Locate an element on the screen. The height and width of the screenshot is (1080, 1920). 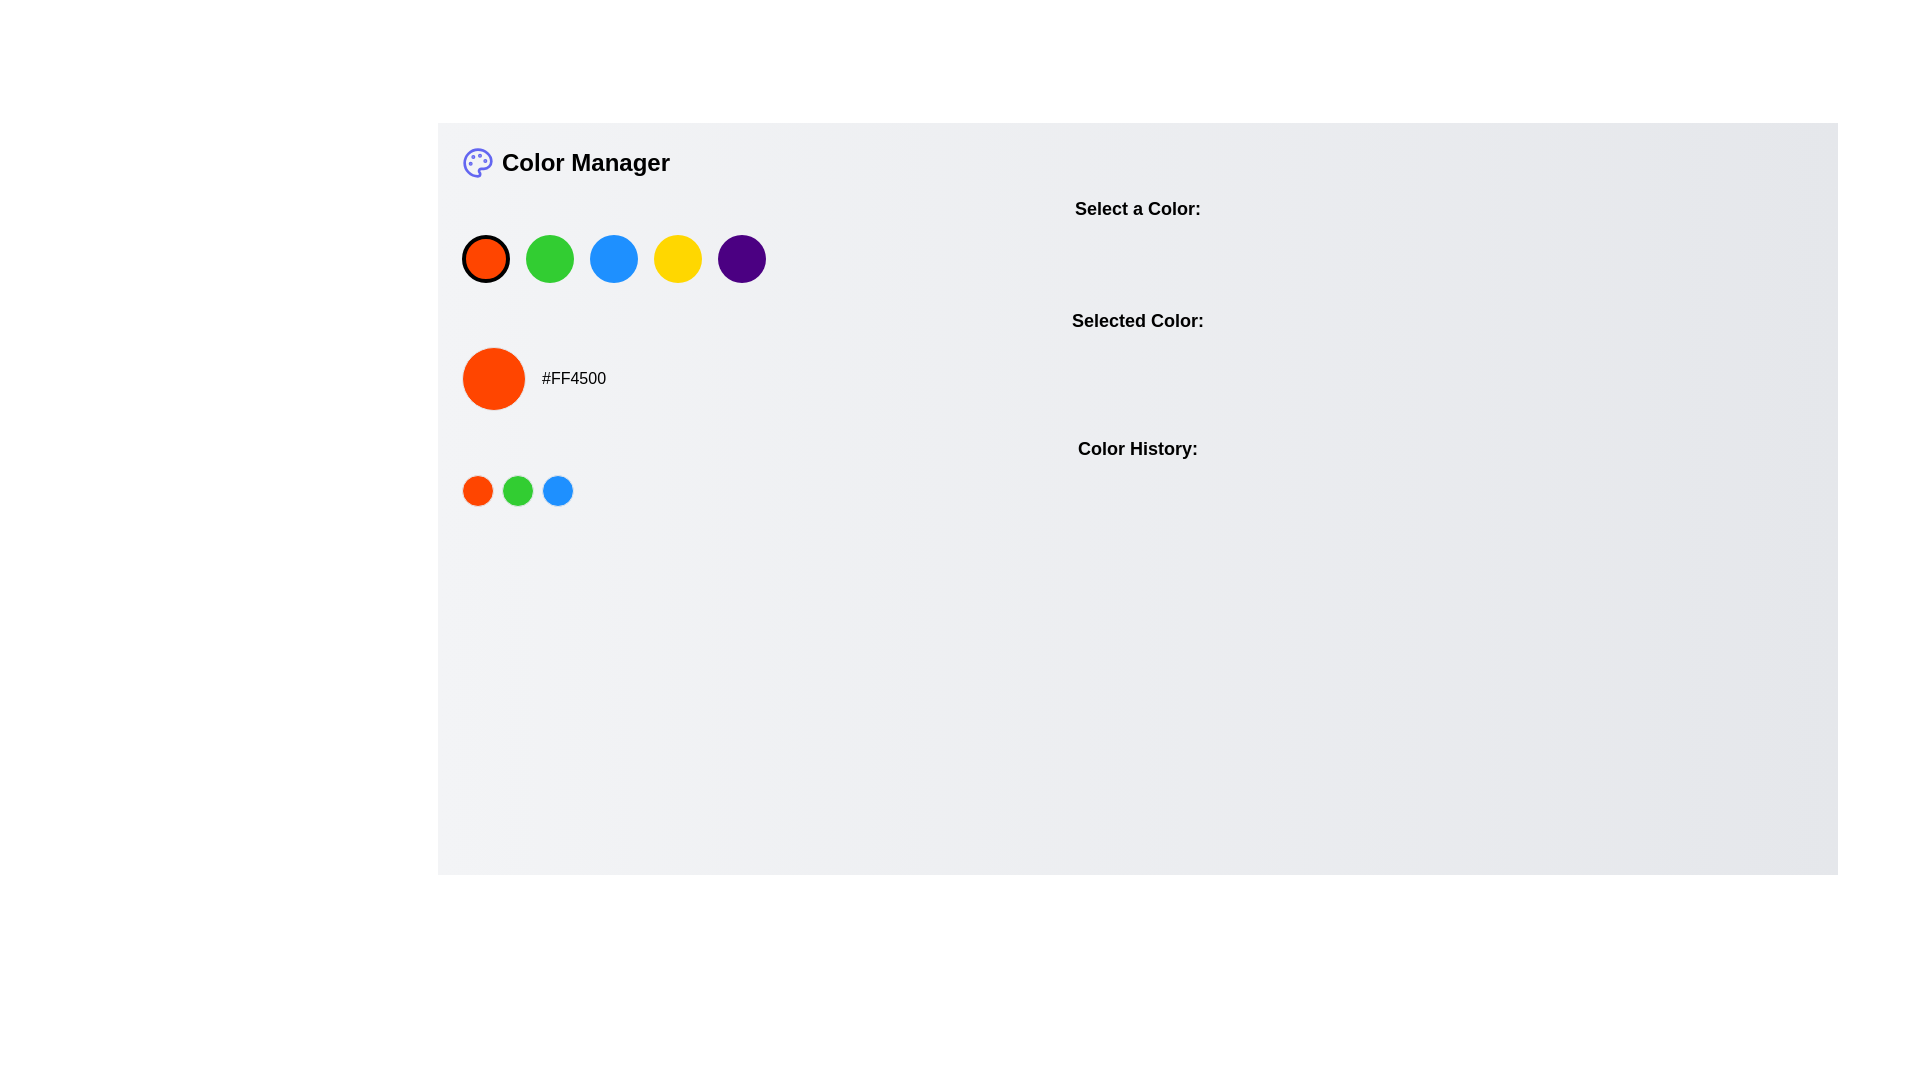
the circular green button located in the second position of the horizontal row of color selectors under 'Color Manager' is located at coordinates (550, 257).